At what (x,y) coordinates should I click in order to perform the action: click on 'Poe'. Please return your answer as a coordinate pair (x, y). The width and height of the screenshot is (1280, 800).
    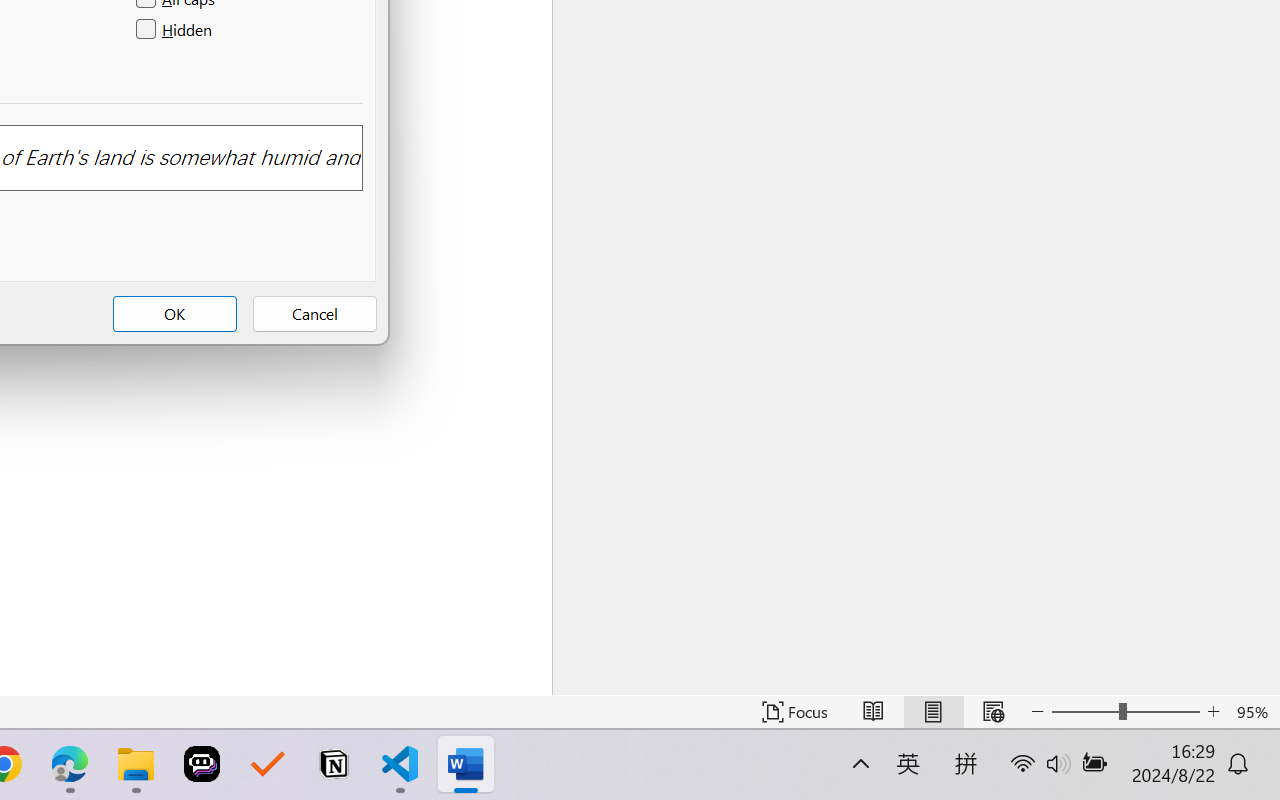
    Looking at the image, I should click on (202, 764).